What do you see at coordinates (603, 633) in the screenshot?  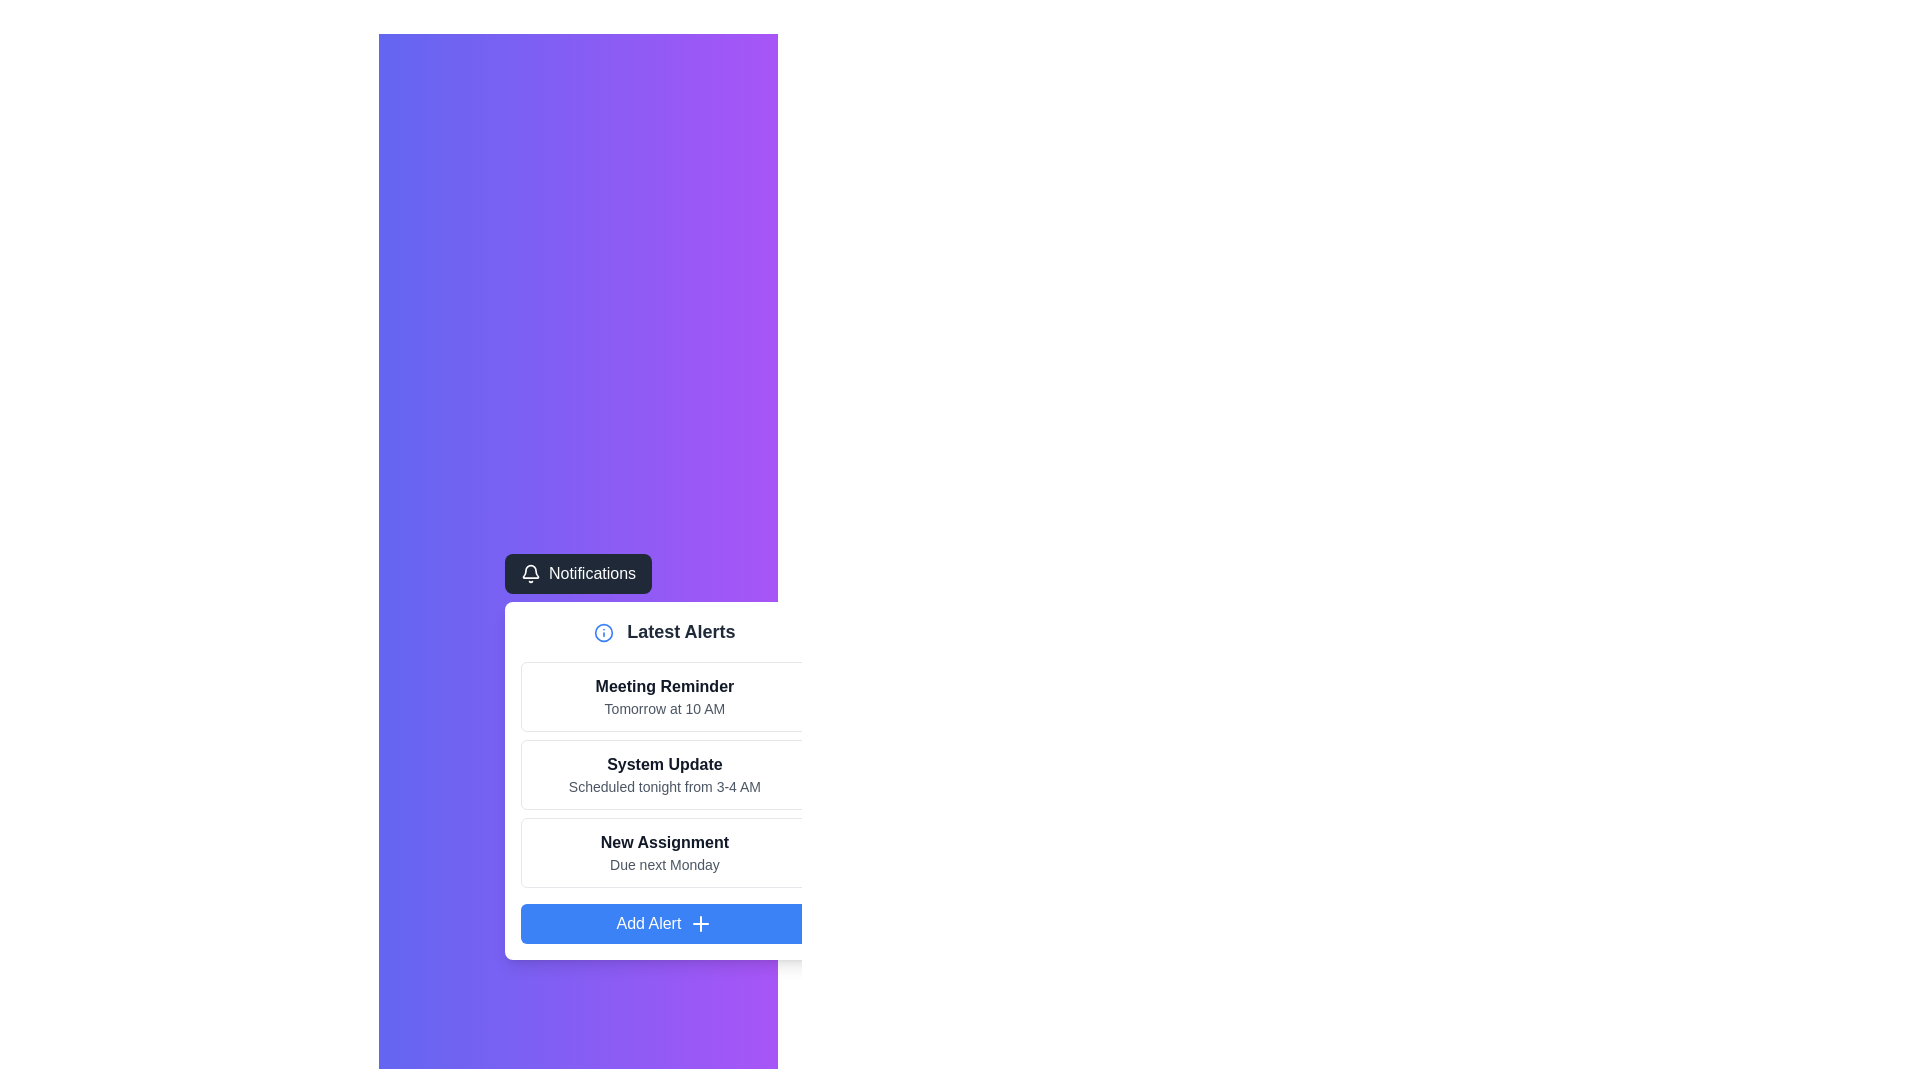 I see `the blue-tinted SVG circle that represents the information icon within the 'Latest Alerts' box for further interaction` at bounding box center [603, 633].